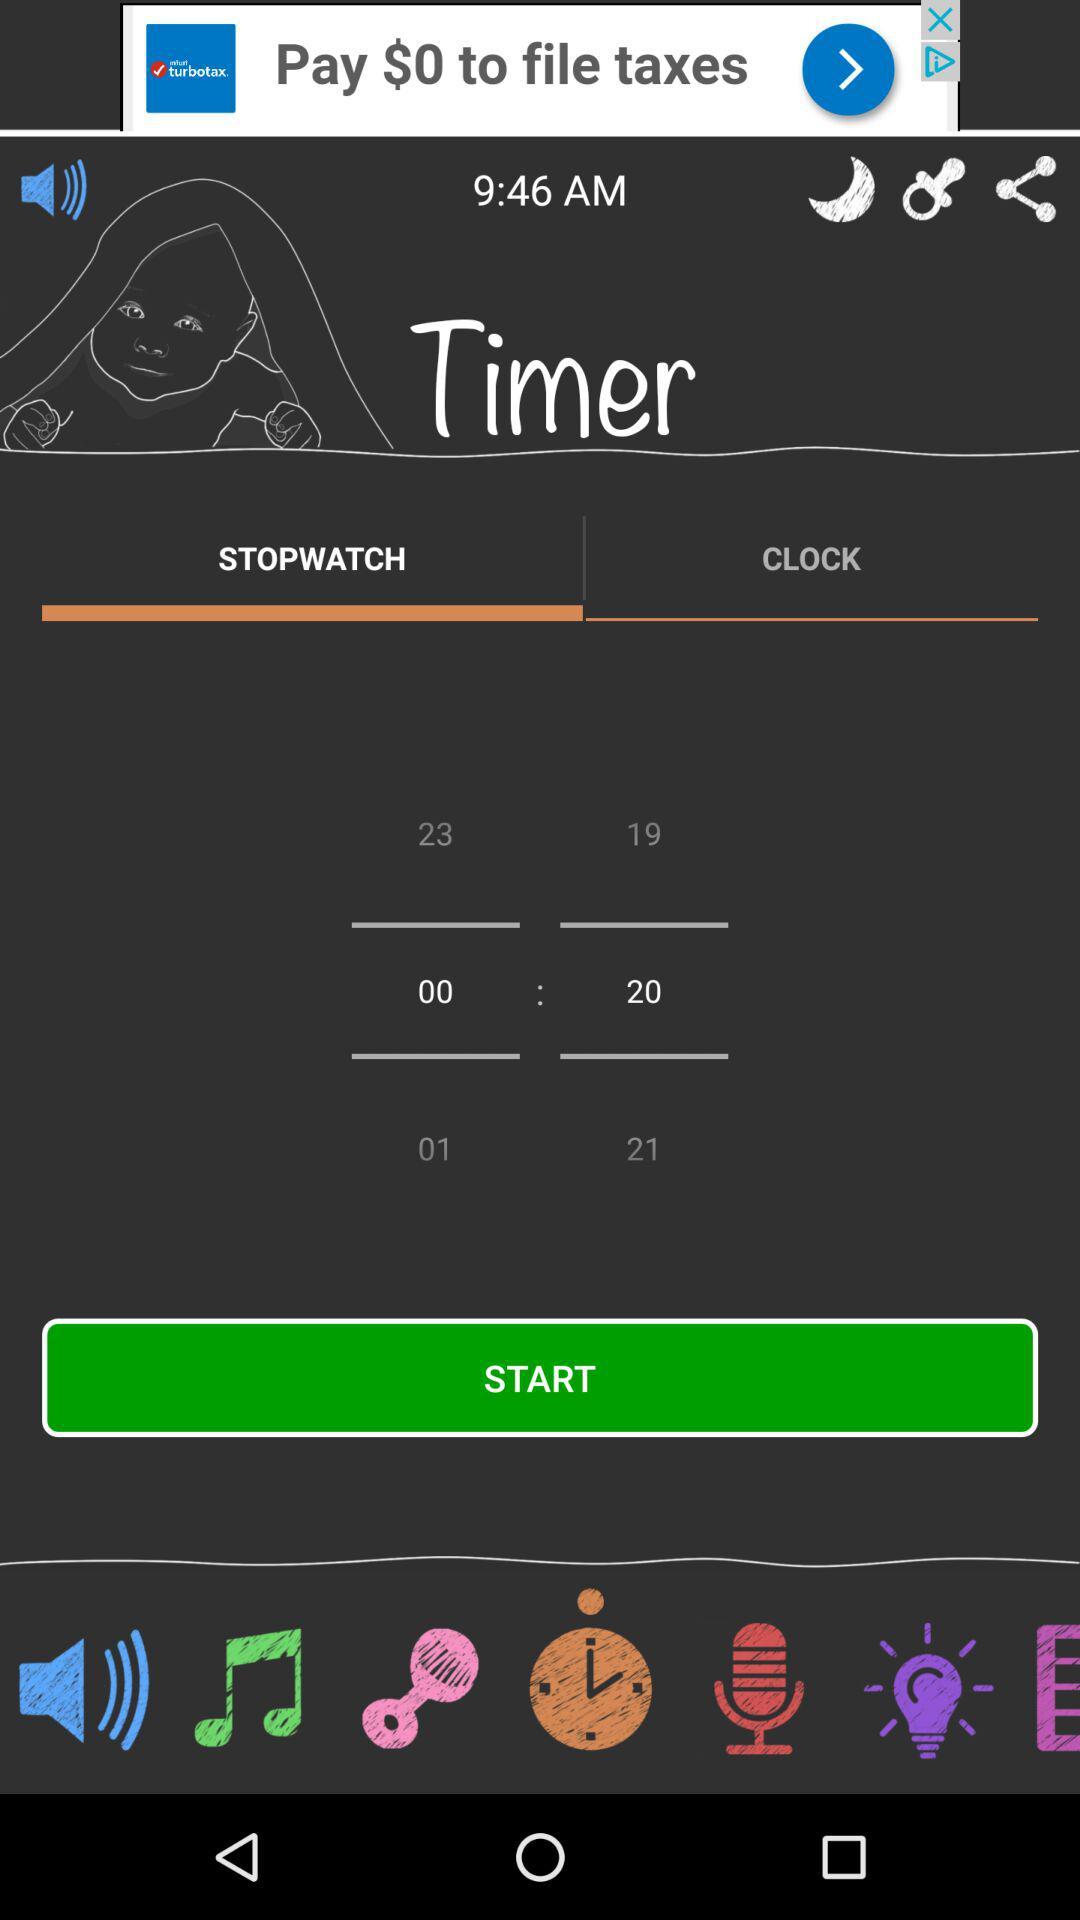 Image resolution: width=1080 pixels, height=1920 pixels. What do you see at coordinates (1026, 188) in the screenshot?
I see `share` at bounding box center [1026, 188].